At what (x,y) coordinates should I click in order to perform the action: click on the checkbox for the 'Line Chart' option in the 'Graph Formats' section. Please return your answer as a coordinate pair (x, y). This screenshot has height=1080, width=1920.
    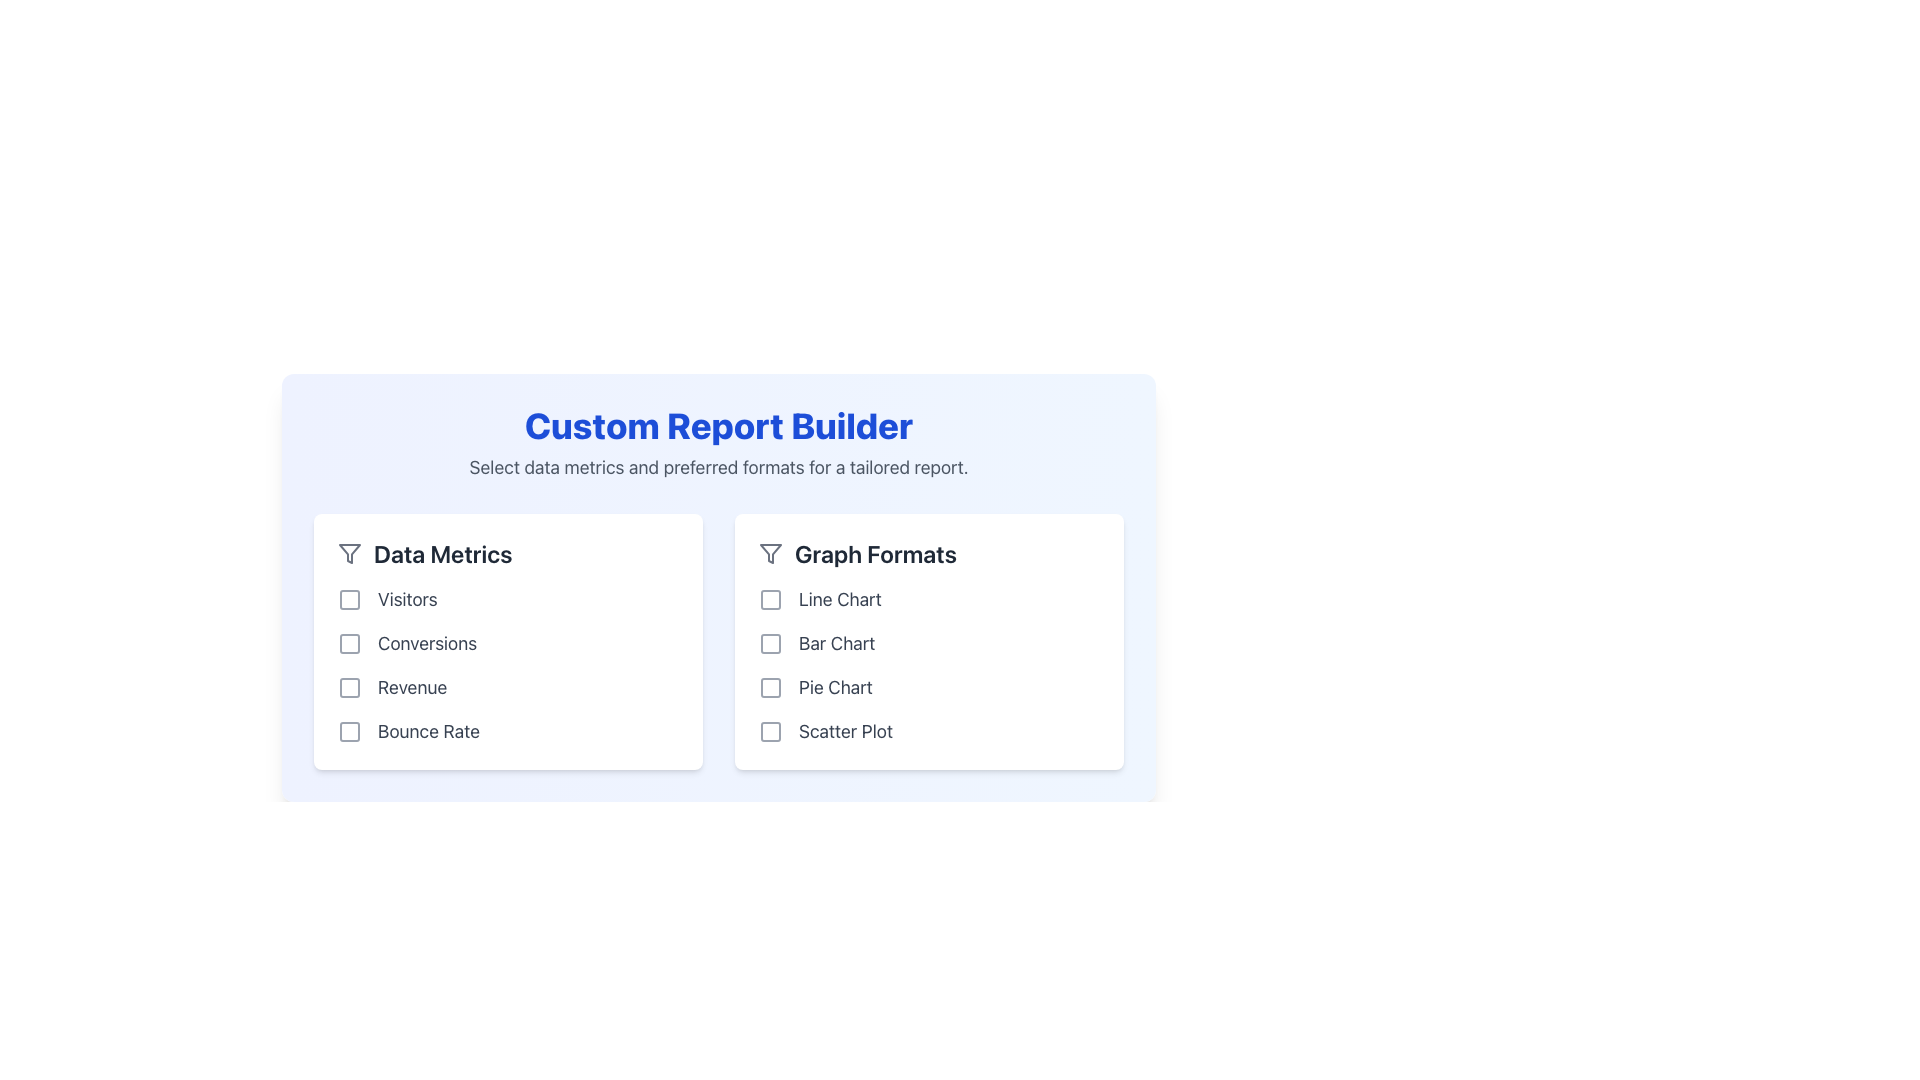
    Looking at the image, I should click on (928, 599).